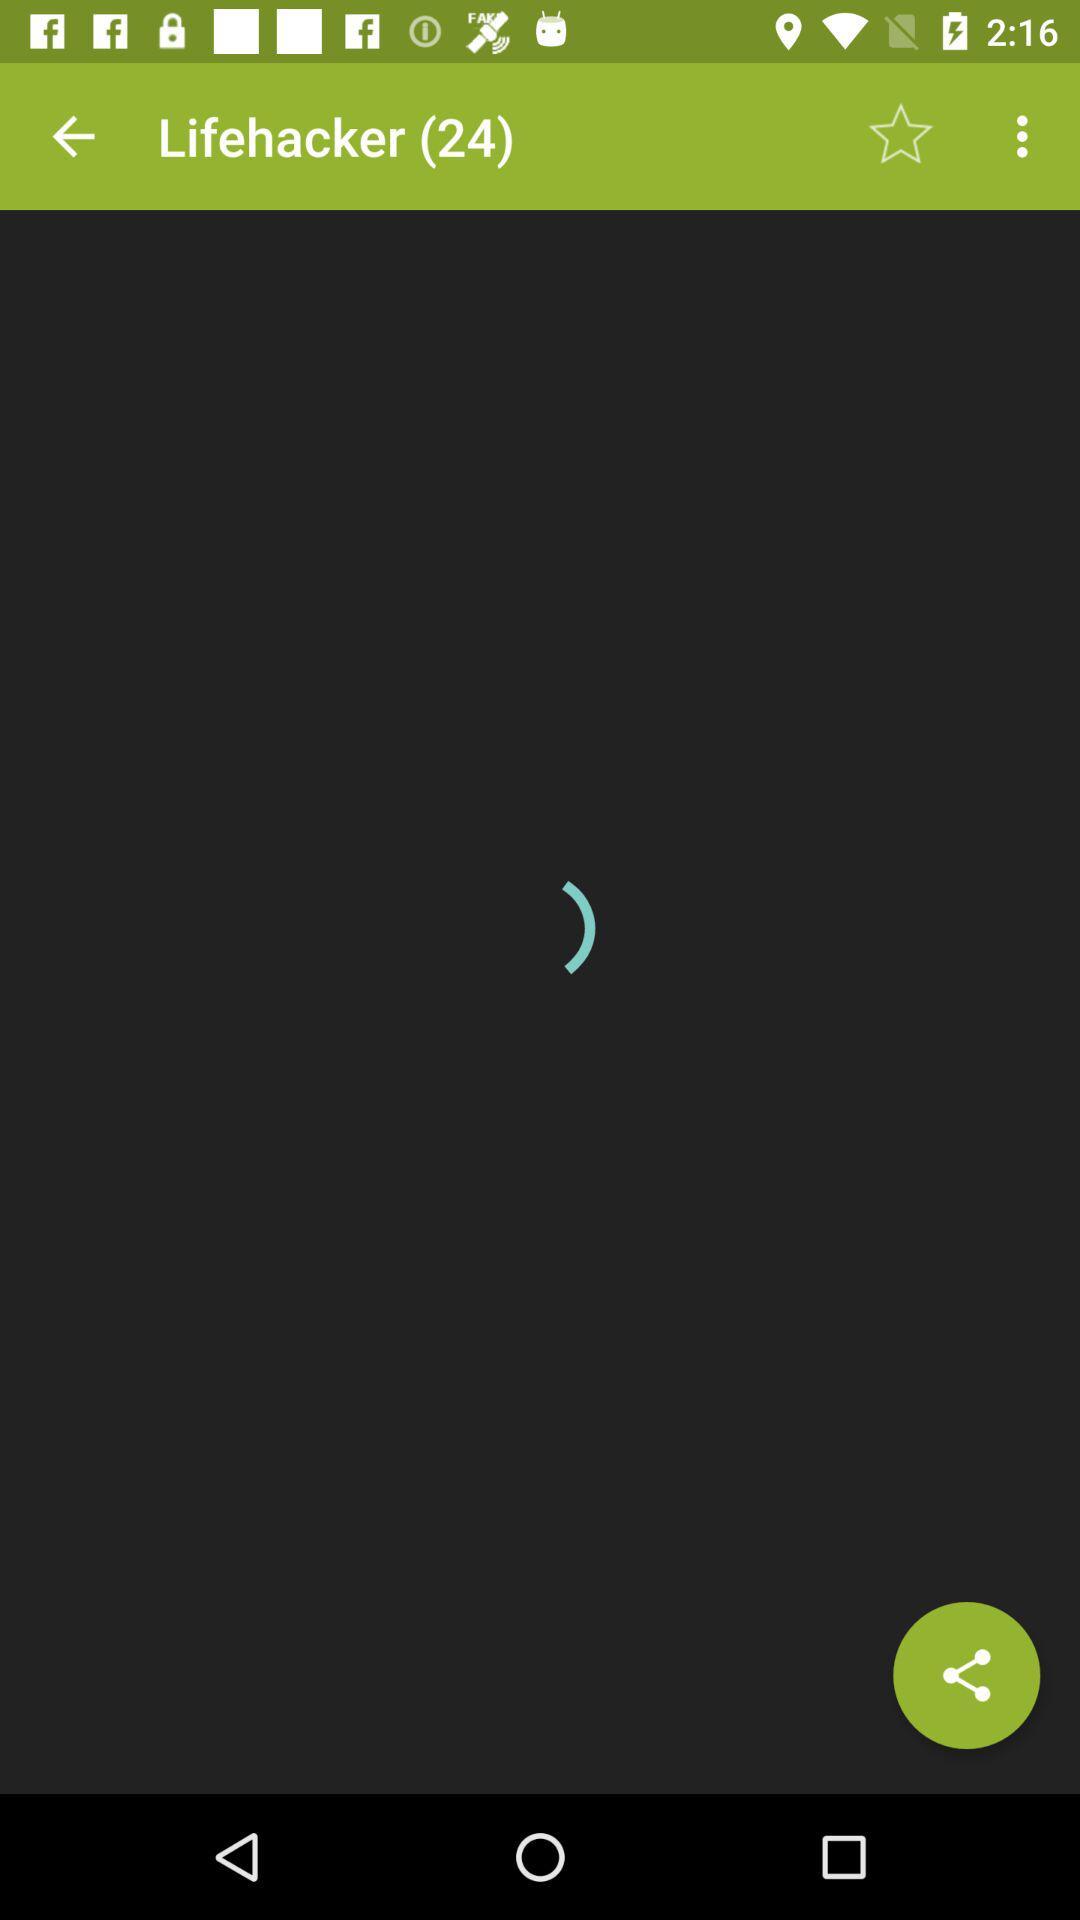 The width and height of the screenshot is (1080, 1920). Describe the element at coordinates (965, 1675) in the screenshot. I see `clickable share button` at that location.